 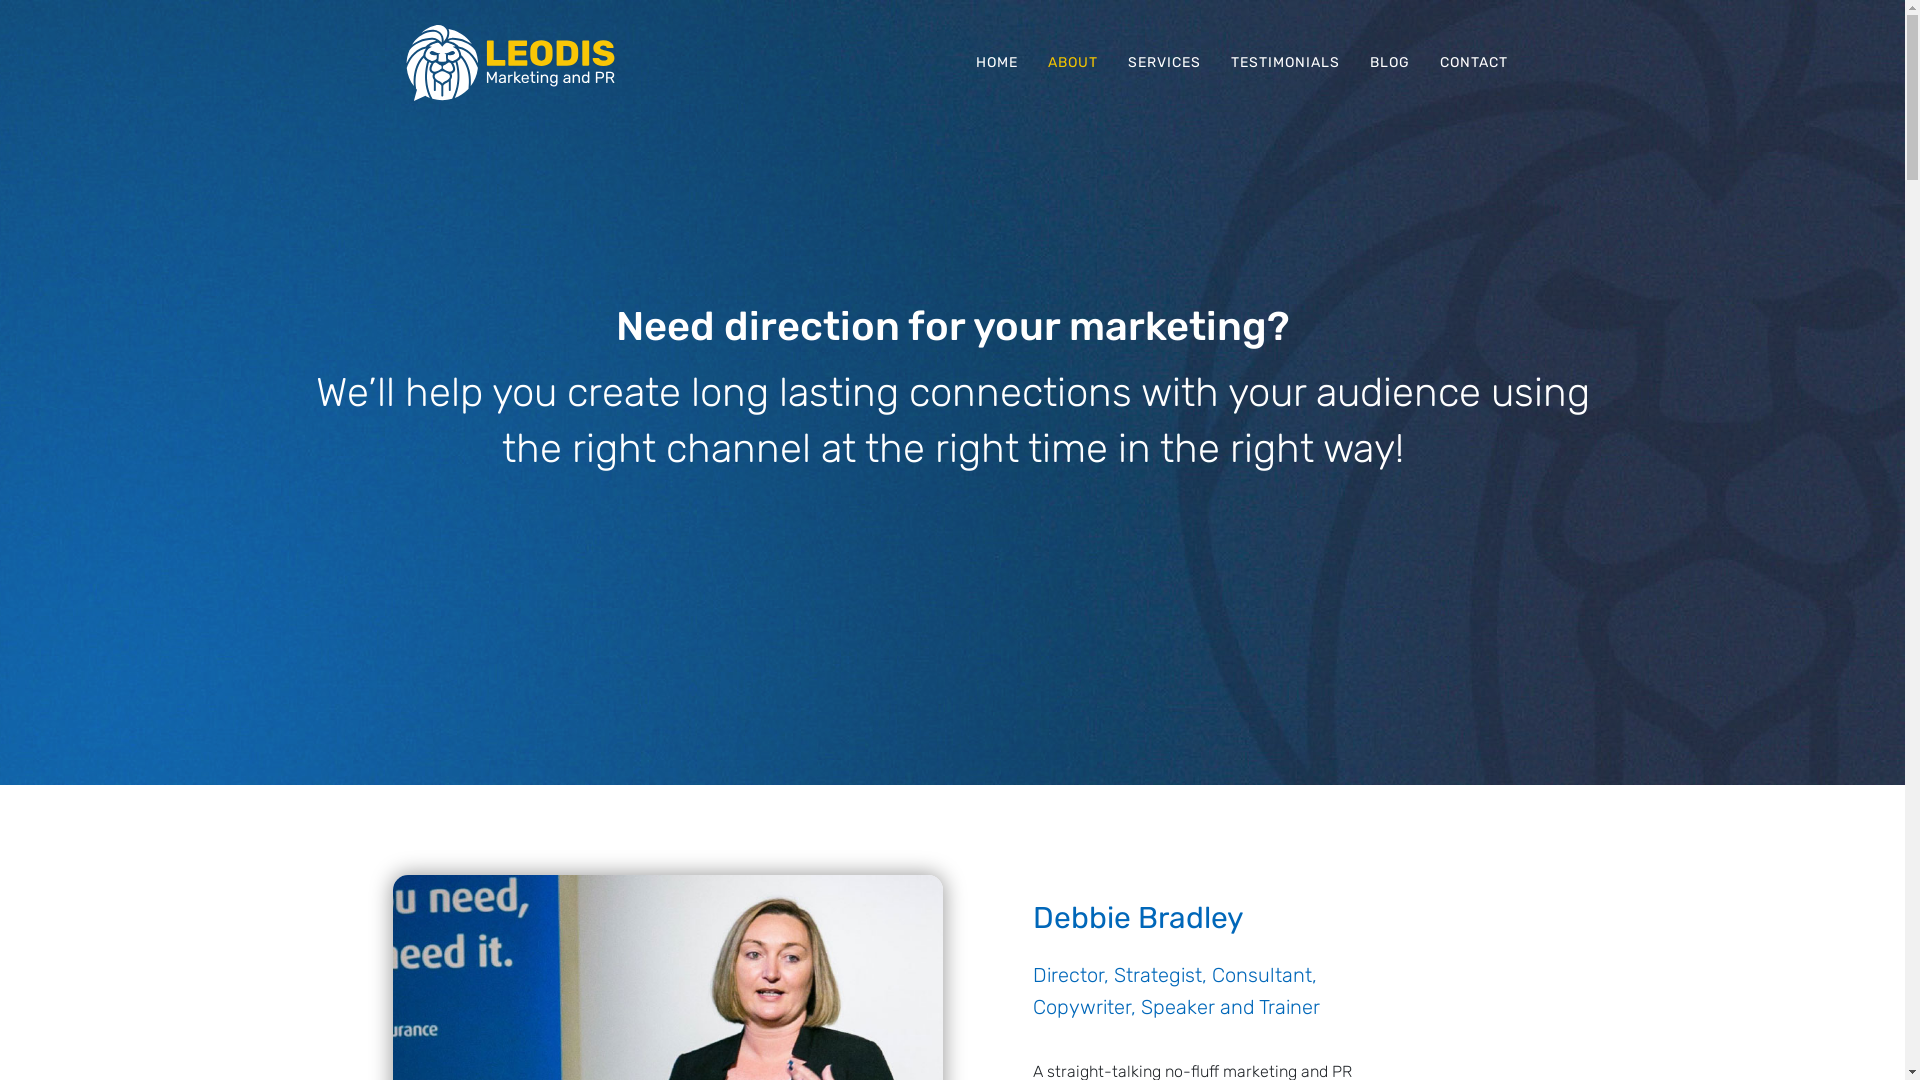 What do you see at coordinates (1473, 61) in the screenshot?
I see `'CONTACT'` at bounding box center [1473, 61].